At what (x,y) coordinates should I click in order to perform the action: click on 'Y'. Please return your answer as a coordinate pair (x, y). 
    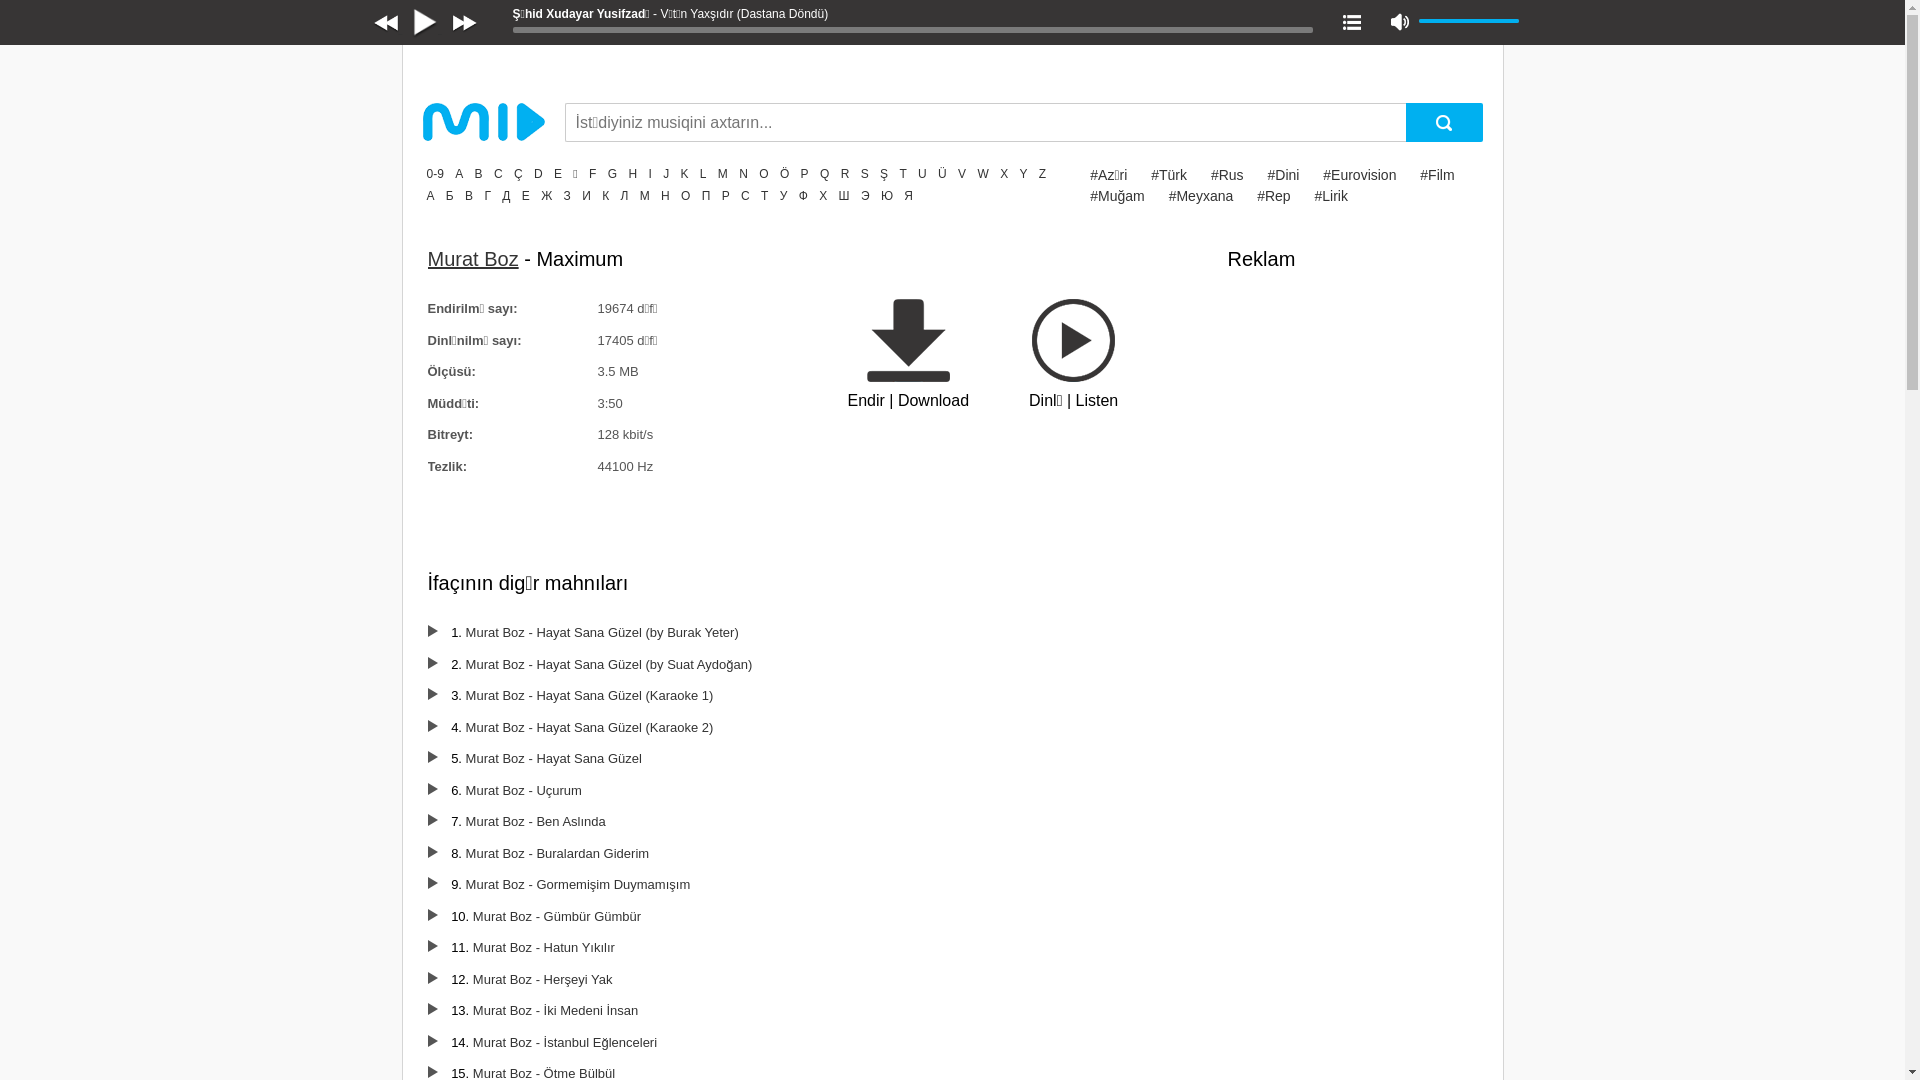
    Looking at the image, I should click on (1022, 172).